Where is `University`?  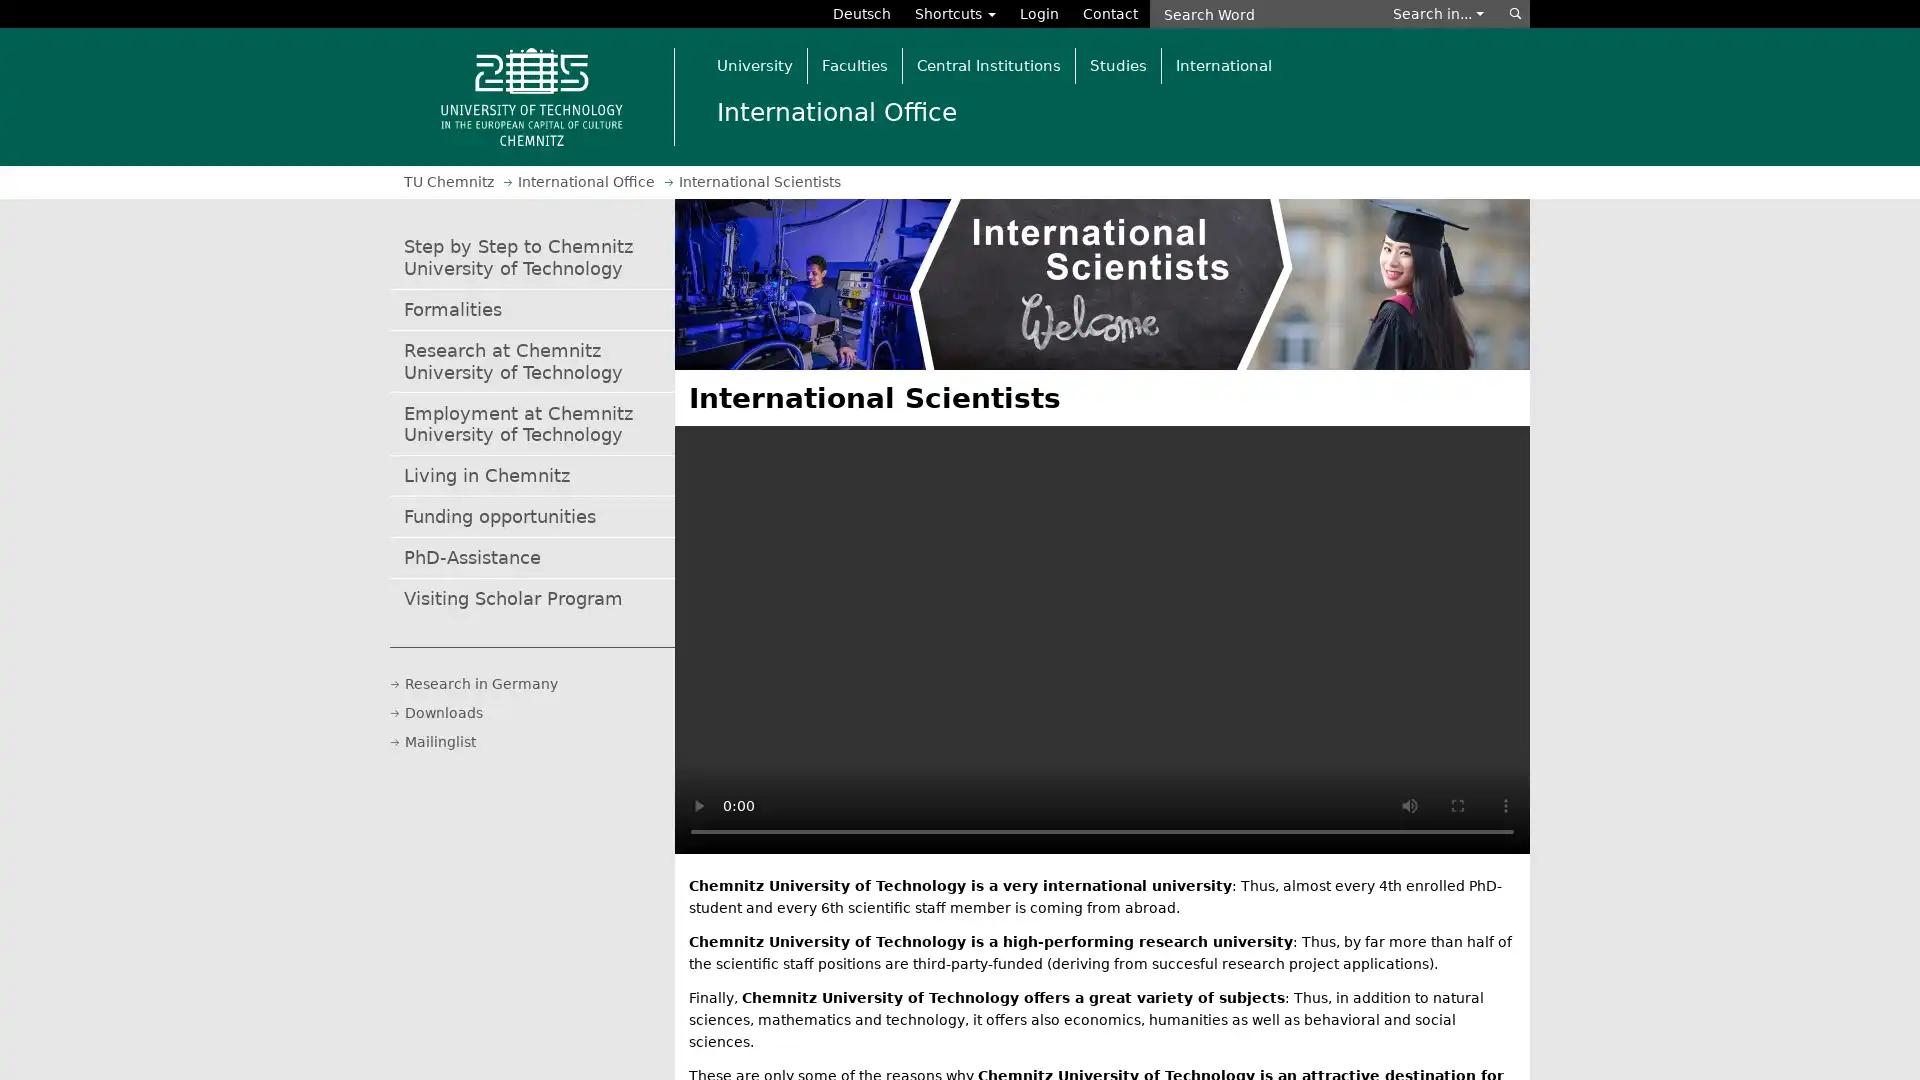
University is located at coordinates (753, 64).